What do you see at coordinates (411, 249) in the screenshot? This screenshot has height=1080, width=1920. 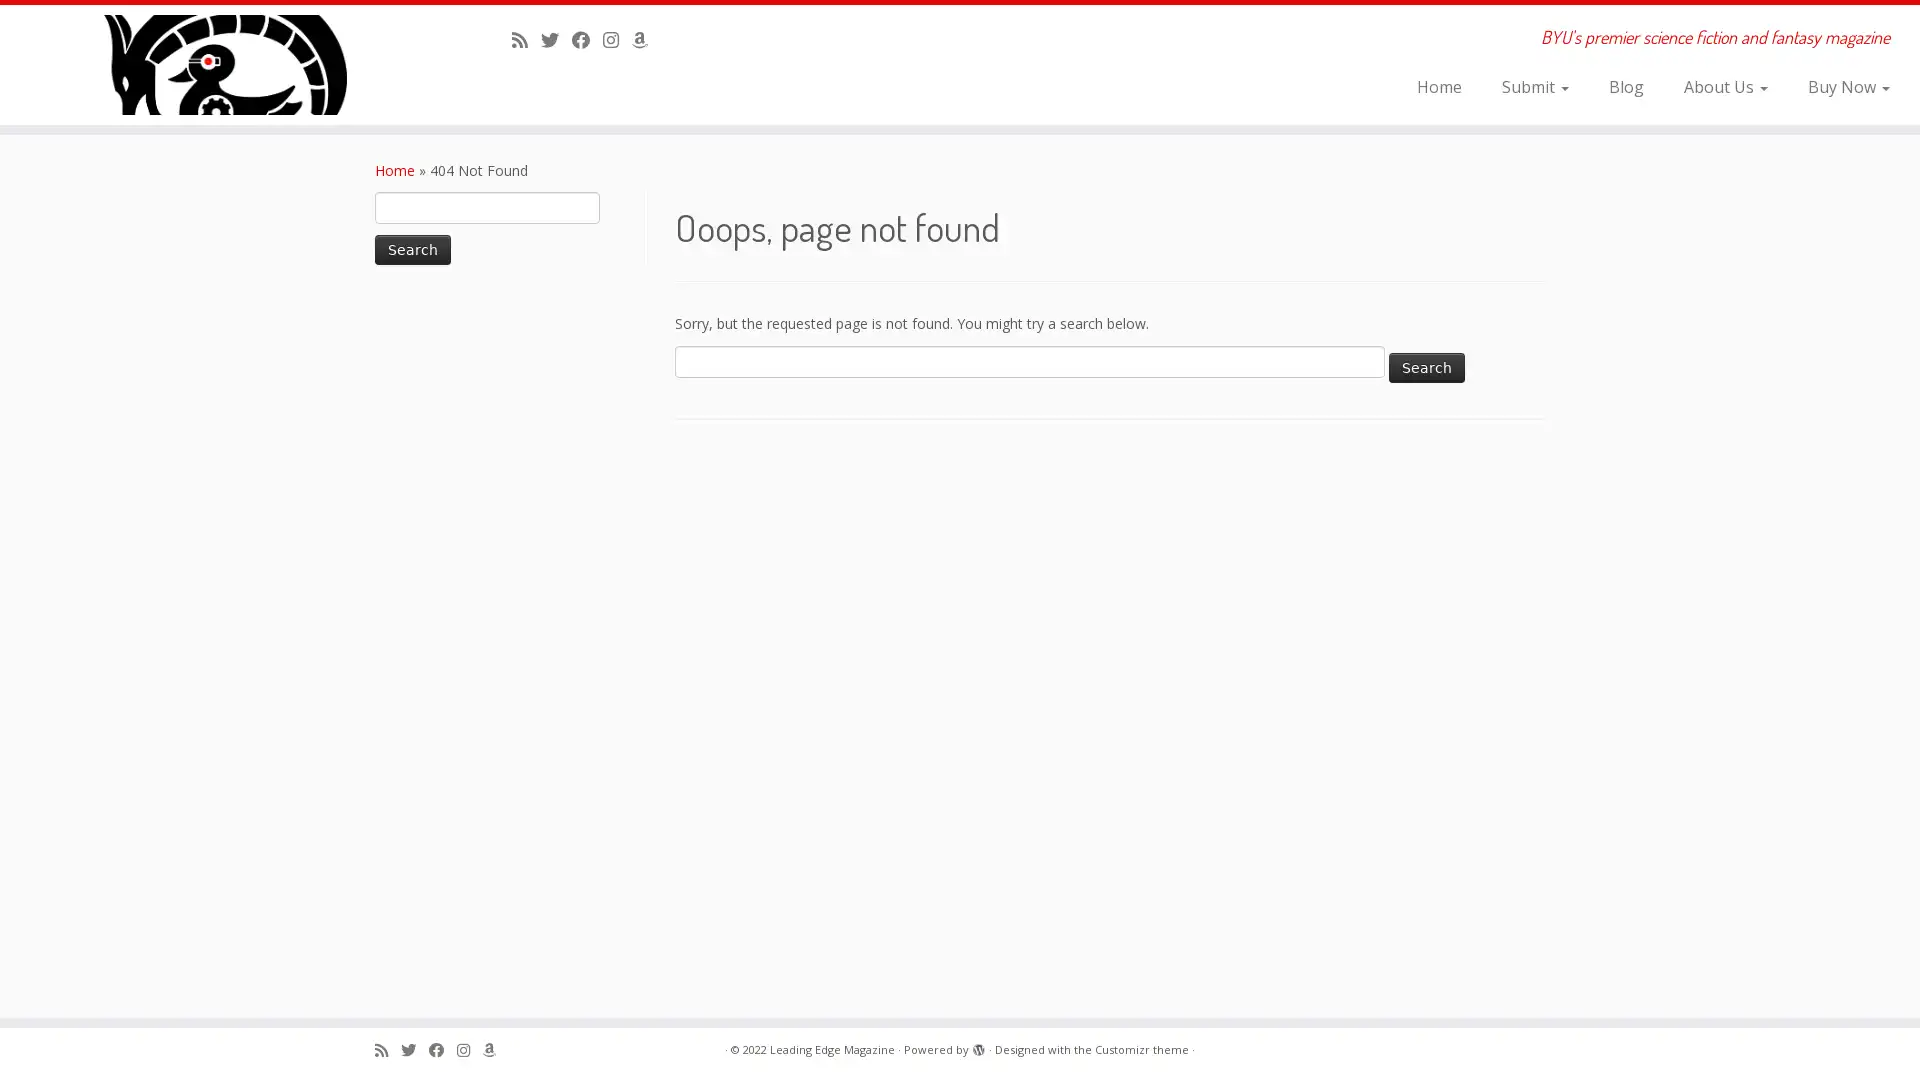 I see `Search` at bounding box center [411, 249].